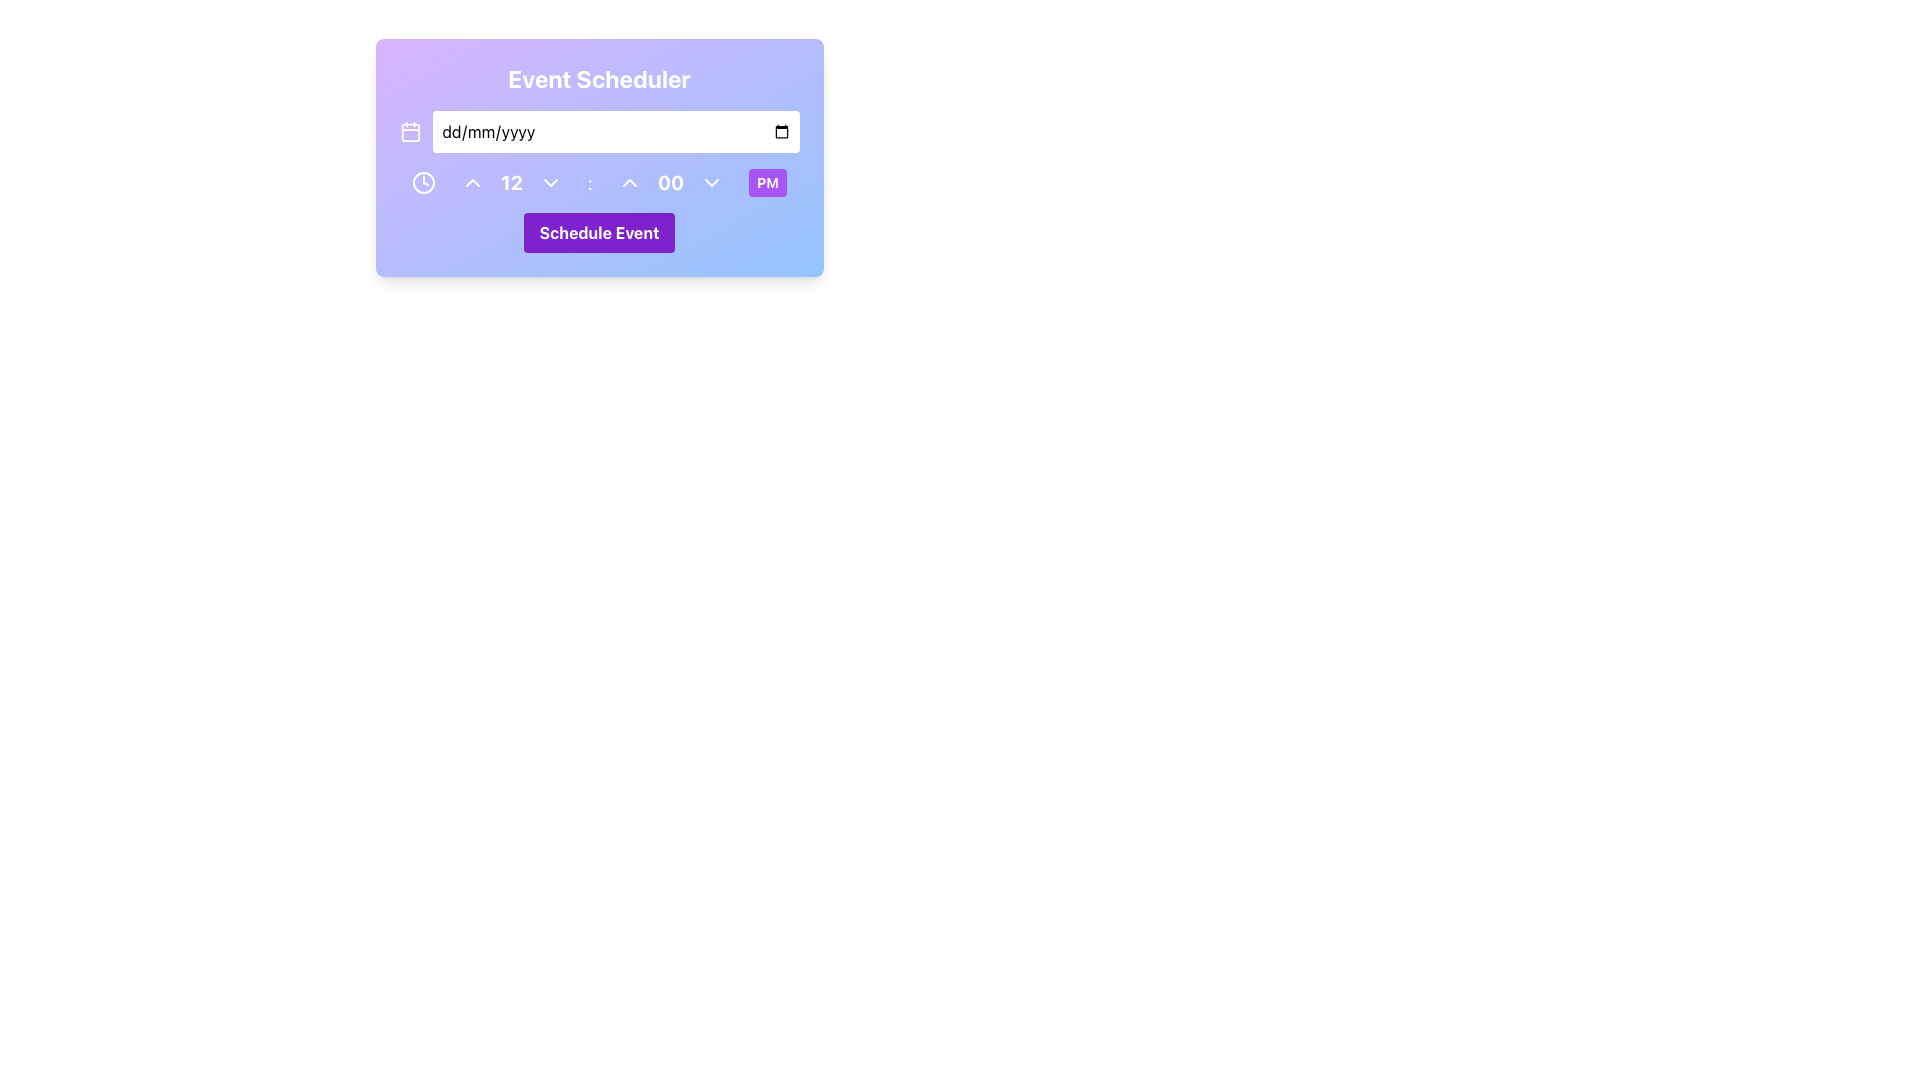 This screenshot has height=1080, width=1920. I want to click on the decorative SVG Circle that represents the outer structure of the clock icon in the Event Scheduler section, so click(422, 182).